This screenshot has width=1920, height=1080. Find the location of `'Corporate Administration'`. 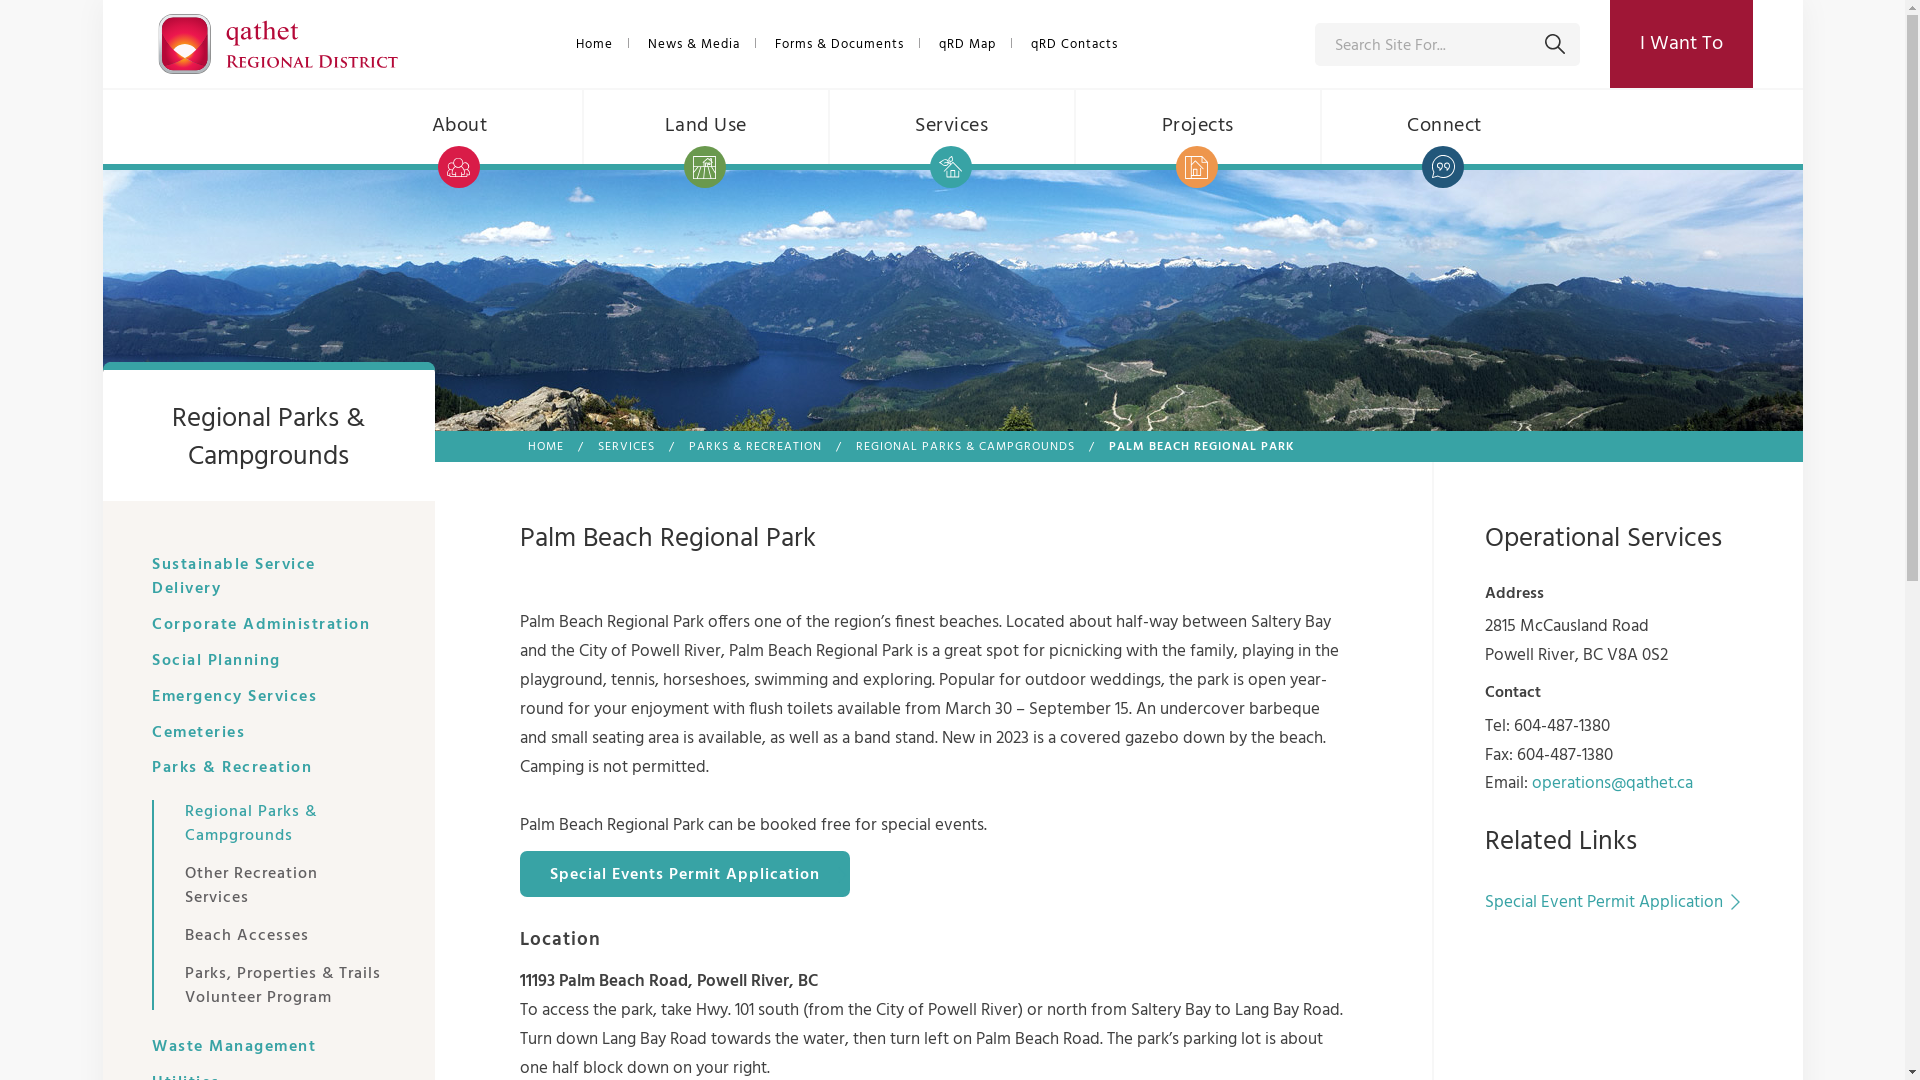

'Corporate Administration' is located at coordinates (259, 623).